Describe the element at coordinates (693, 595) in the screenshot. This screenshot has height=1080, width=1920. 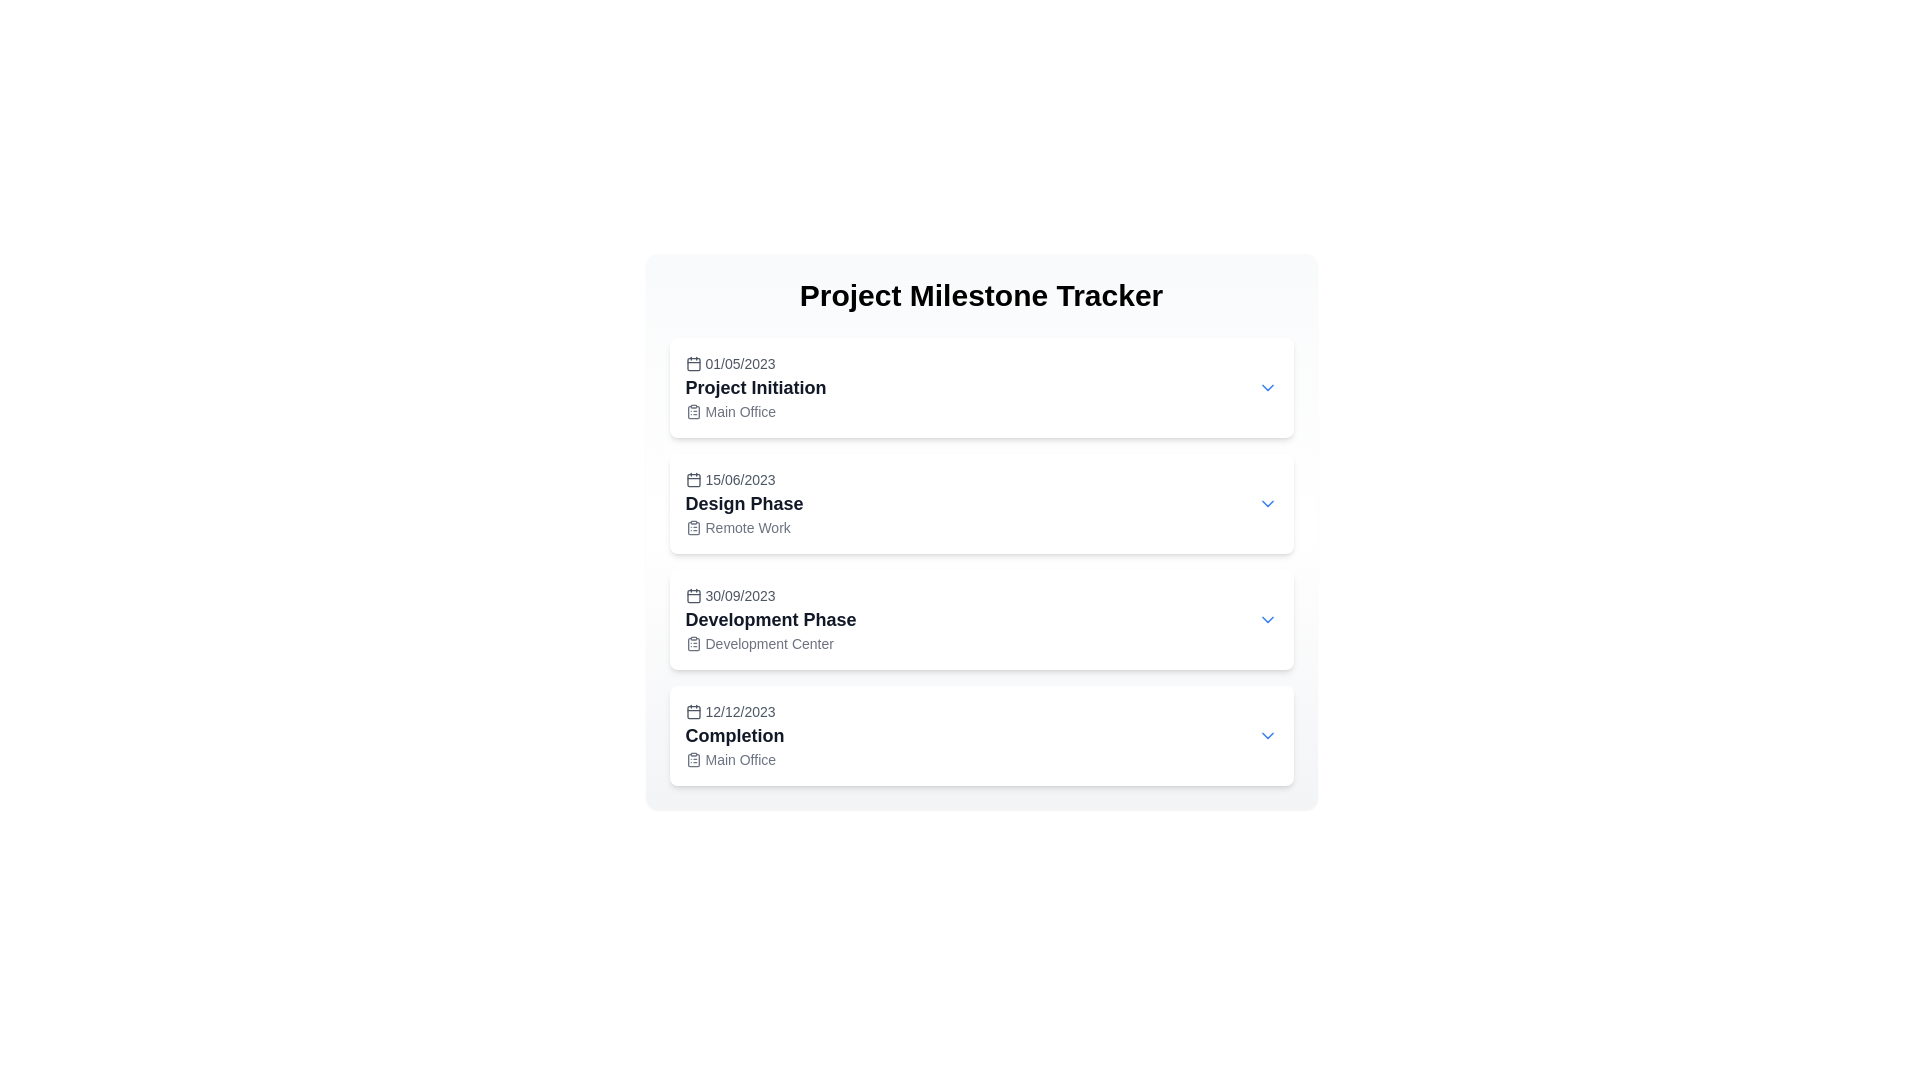
I see `the central rectangular part of the calendar icon within the third milestone card labeled '30/09/2023 Development Phase'` at that location.